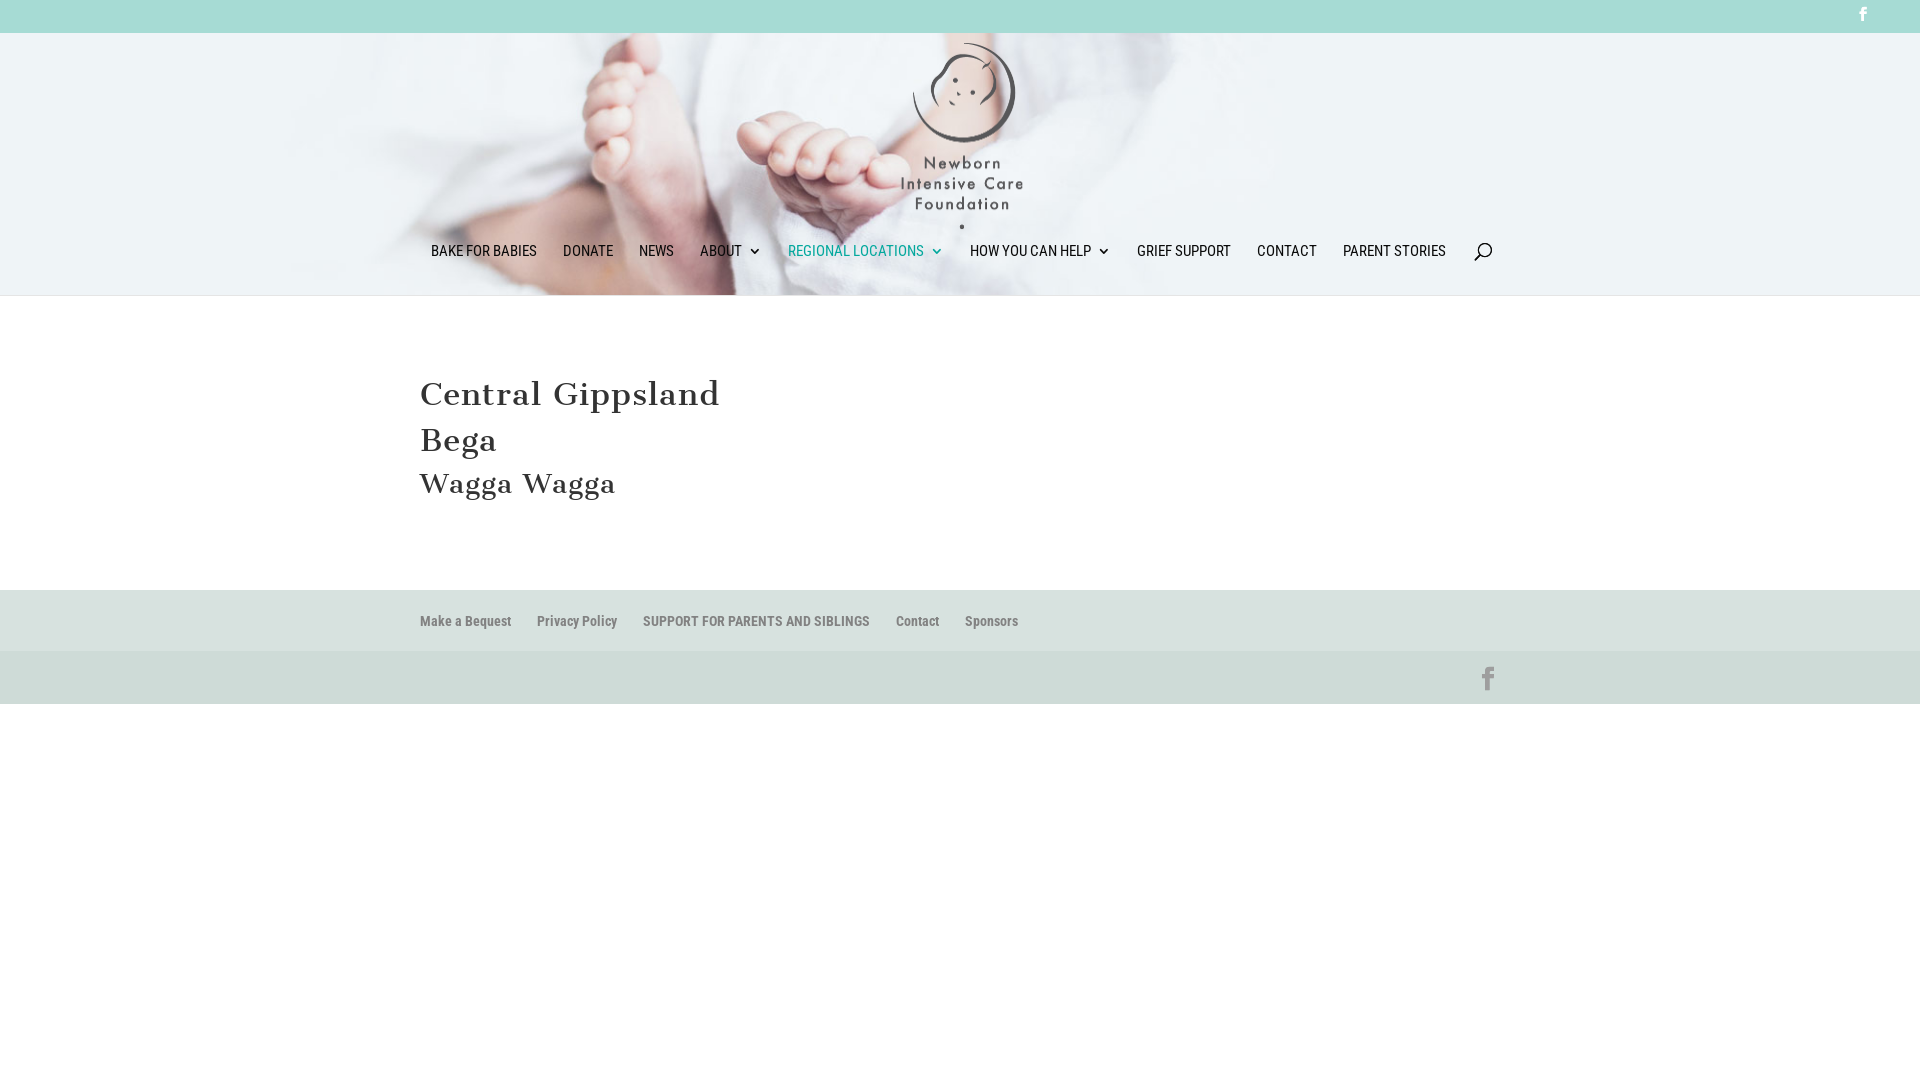 The image size is (1920, 1080). What do you see at coordinates (518, 482) in the screenshot?
I see `'Wagga Wagga'` at bounding box center [518, 482].